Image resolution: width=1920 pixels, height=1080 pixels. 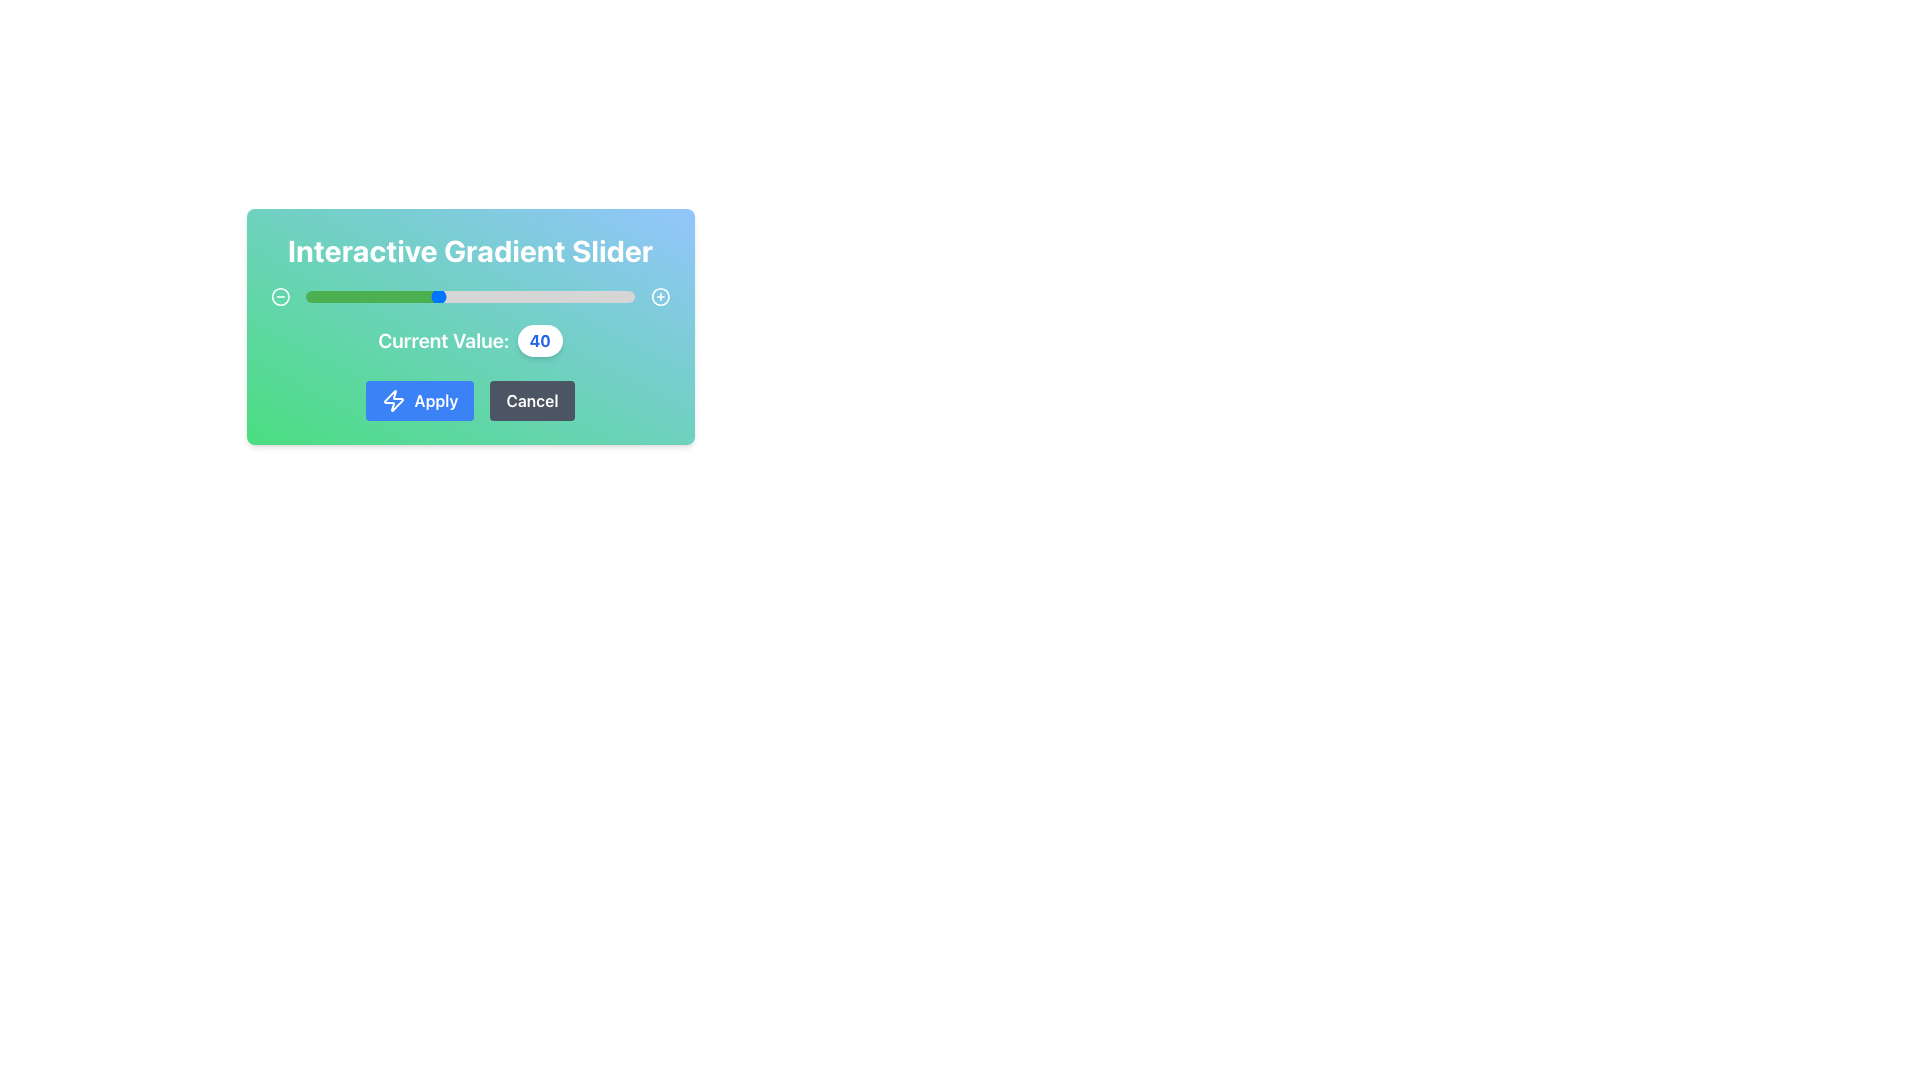 What do you see at coordinates (442, 339) in the screenshot?
I see `the text label that describes the 'current value', positioned to the left of the numeric display '40'` at bounding box center [442, 339].